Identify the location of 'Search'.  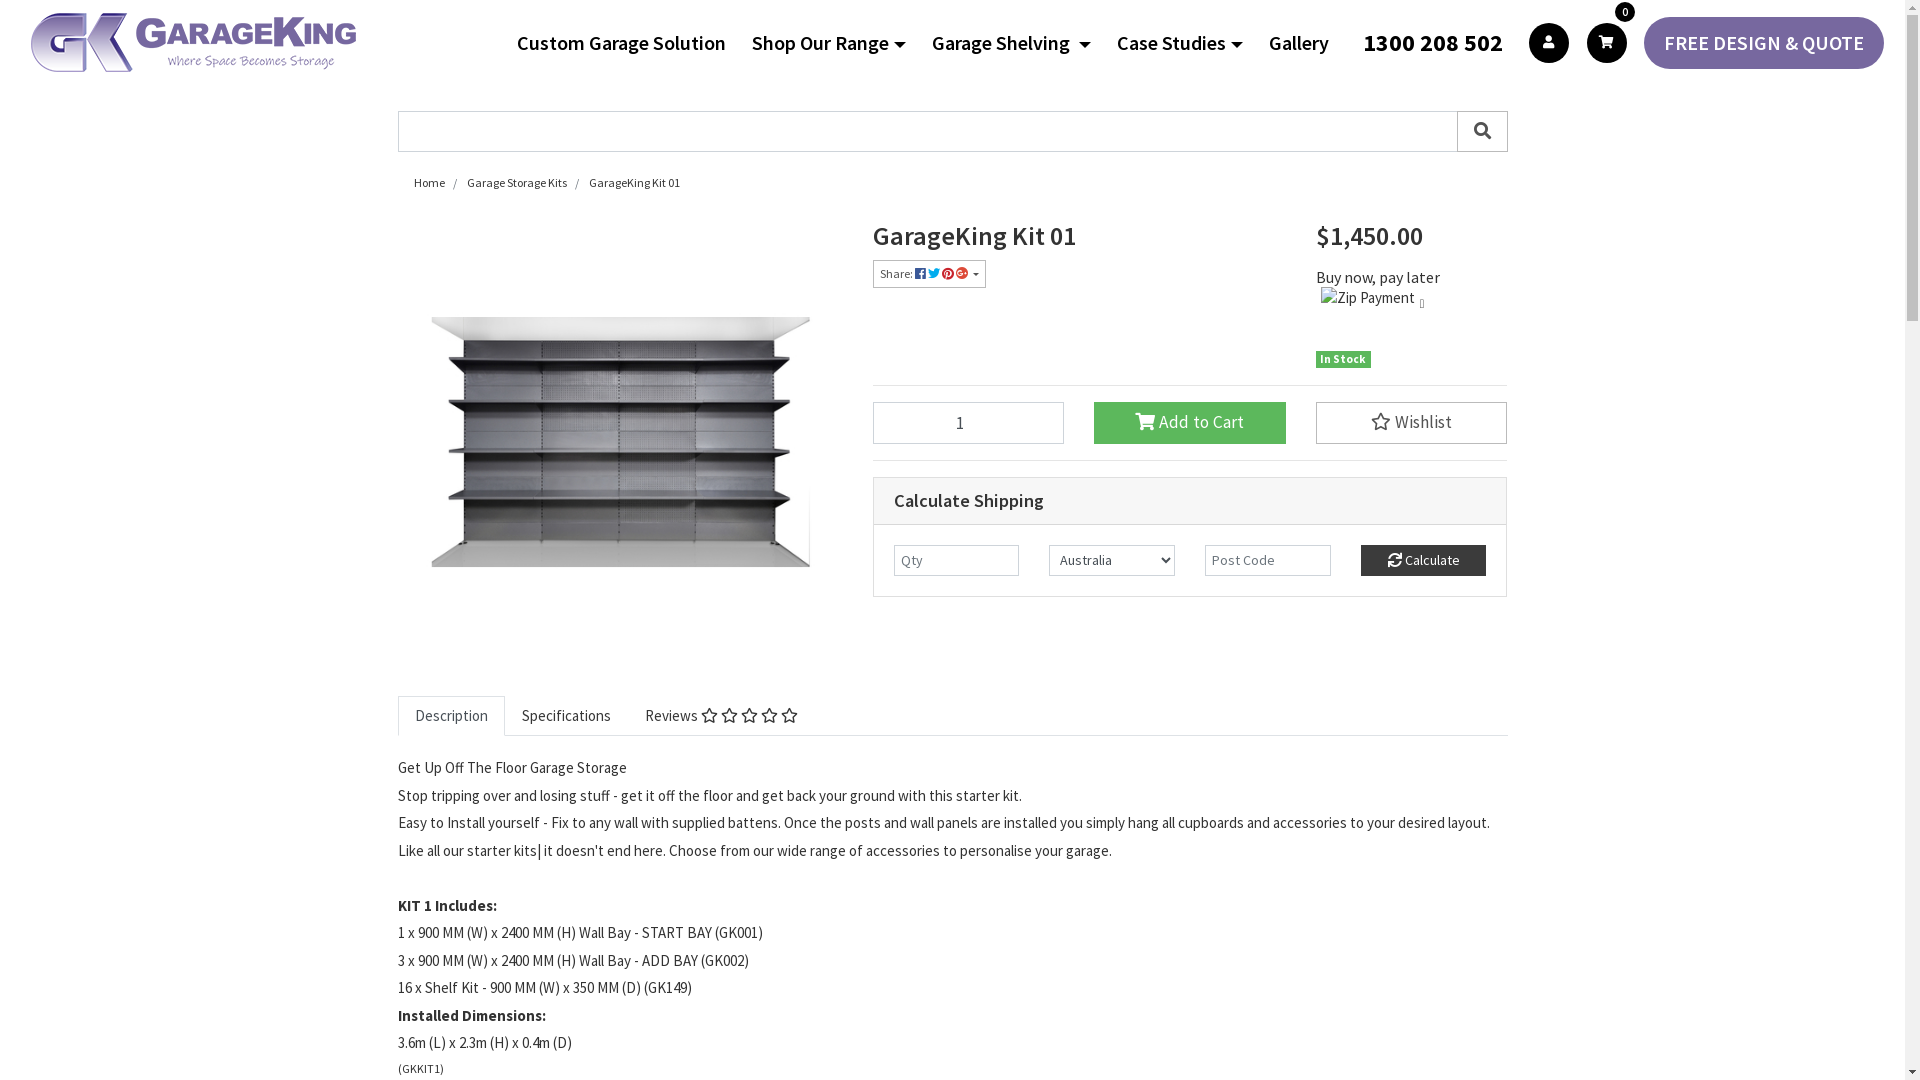
(1481, 131).